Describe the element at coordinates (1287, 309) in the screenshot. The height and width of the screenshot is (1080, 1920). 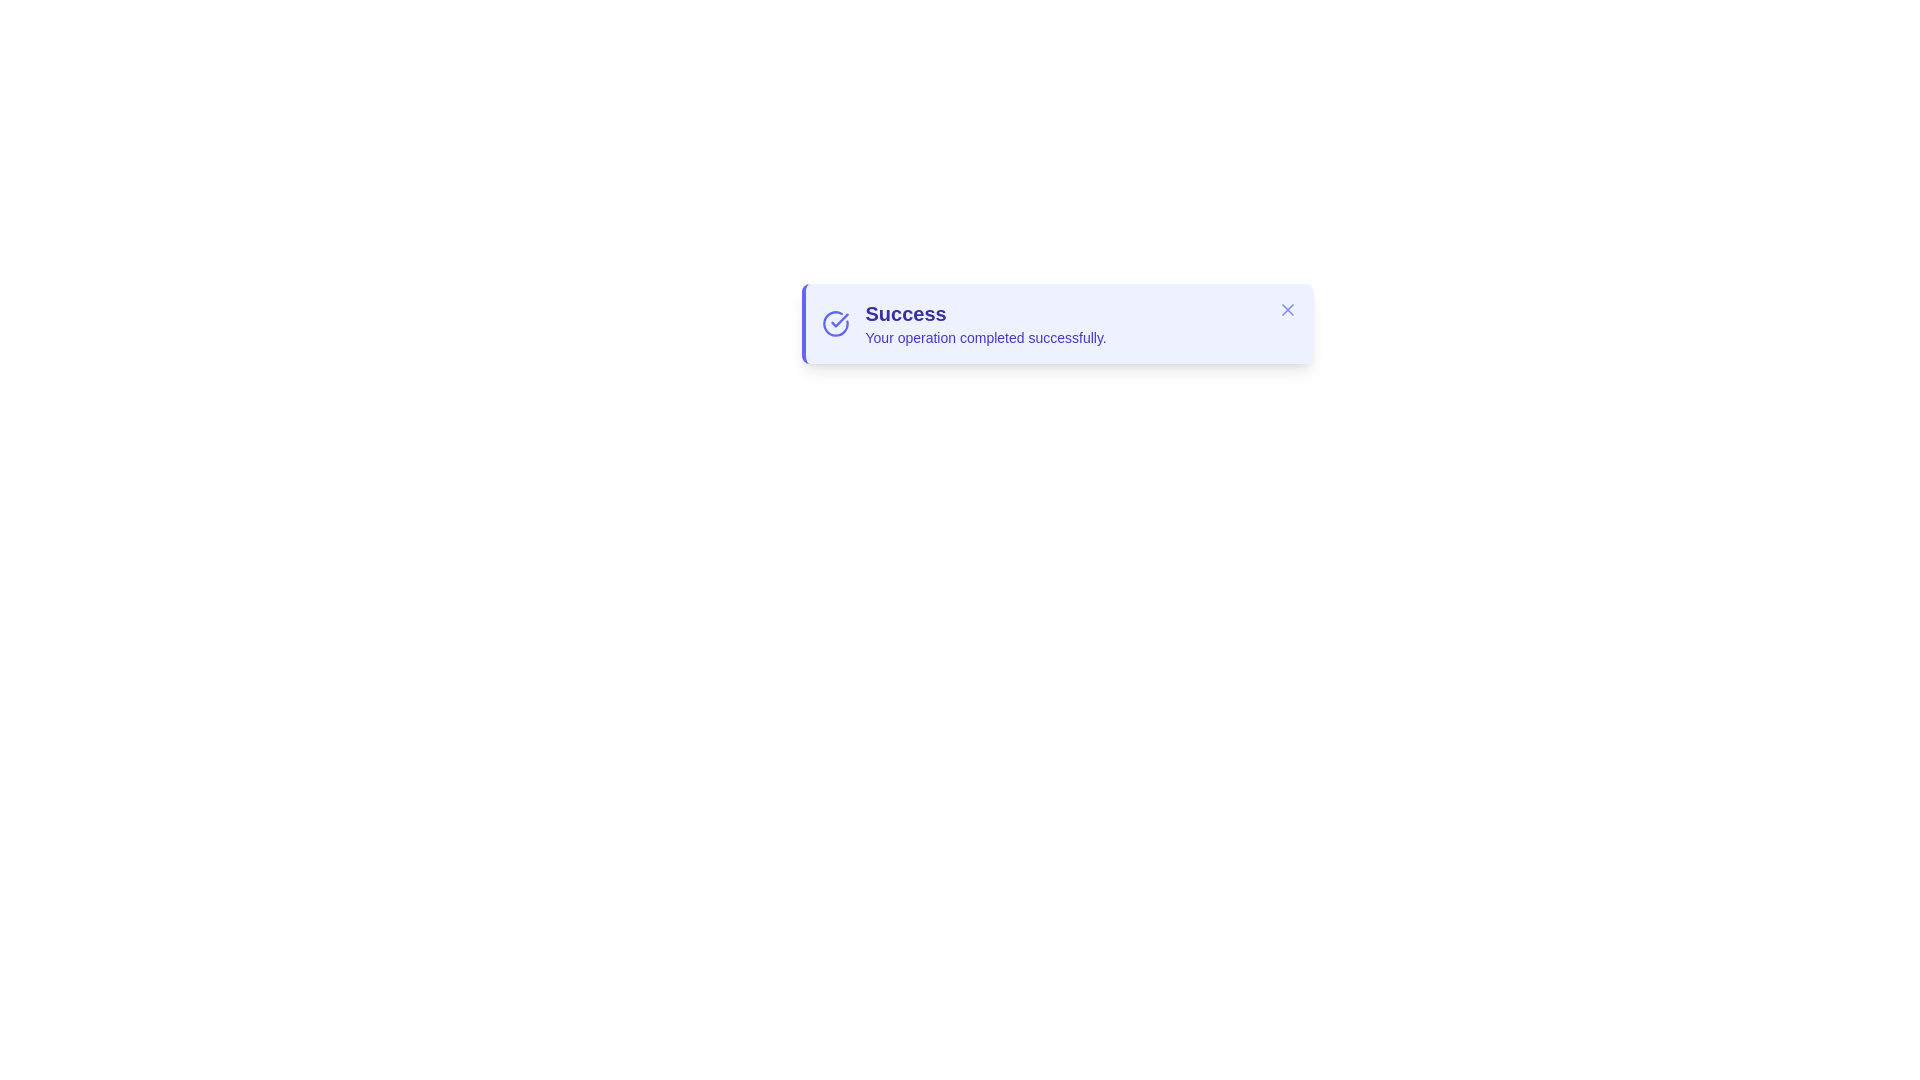
I see `the small 'X' shaped vector graphic close button located in the upper-right corner of the success message notification box` at that location.